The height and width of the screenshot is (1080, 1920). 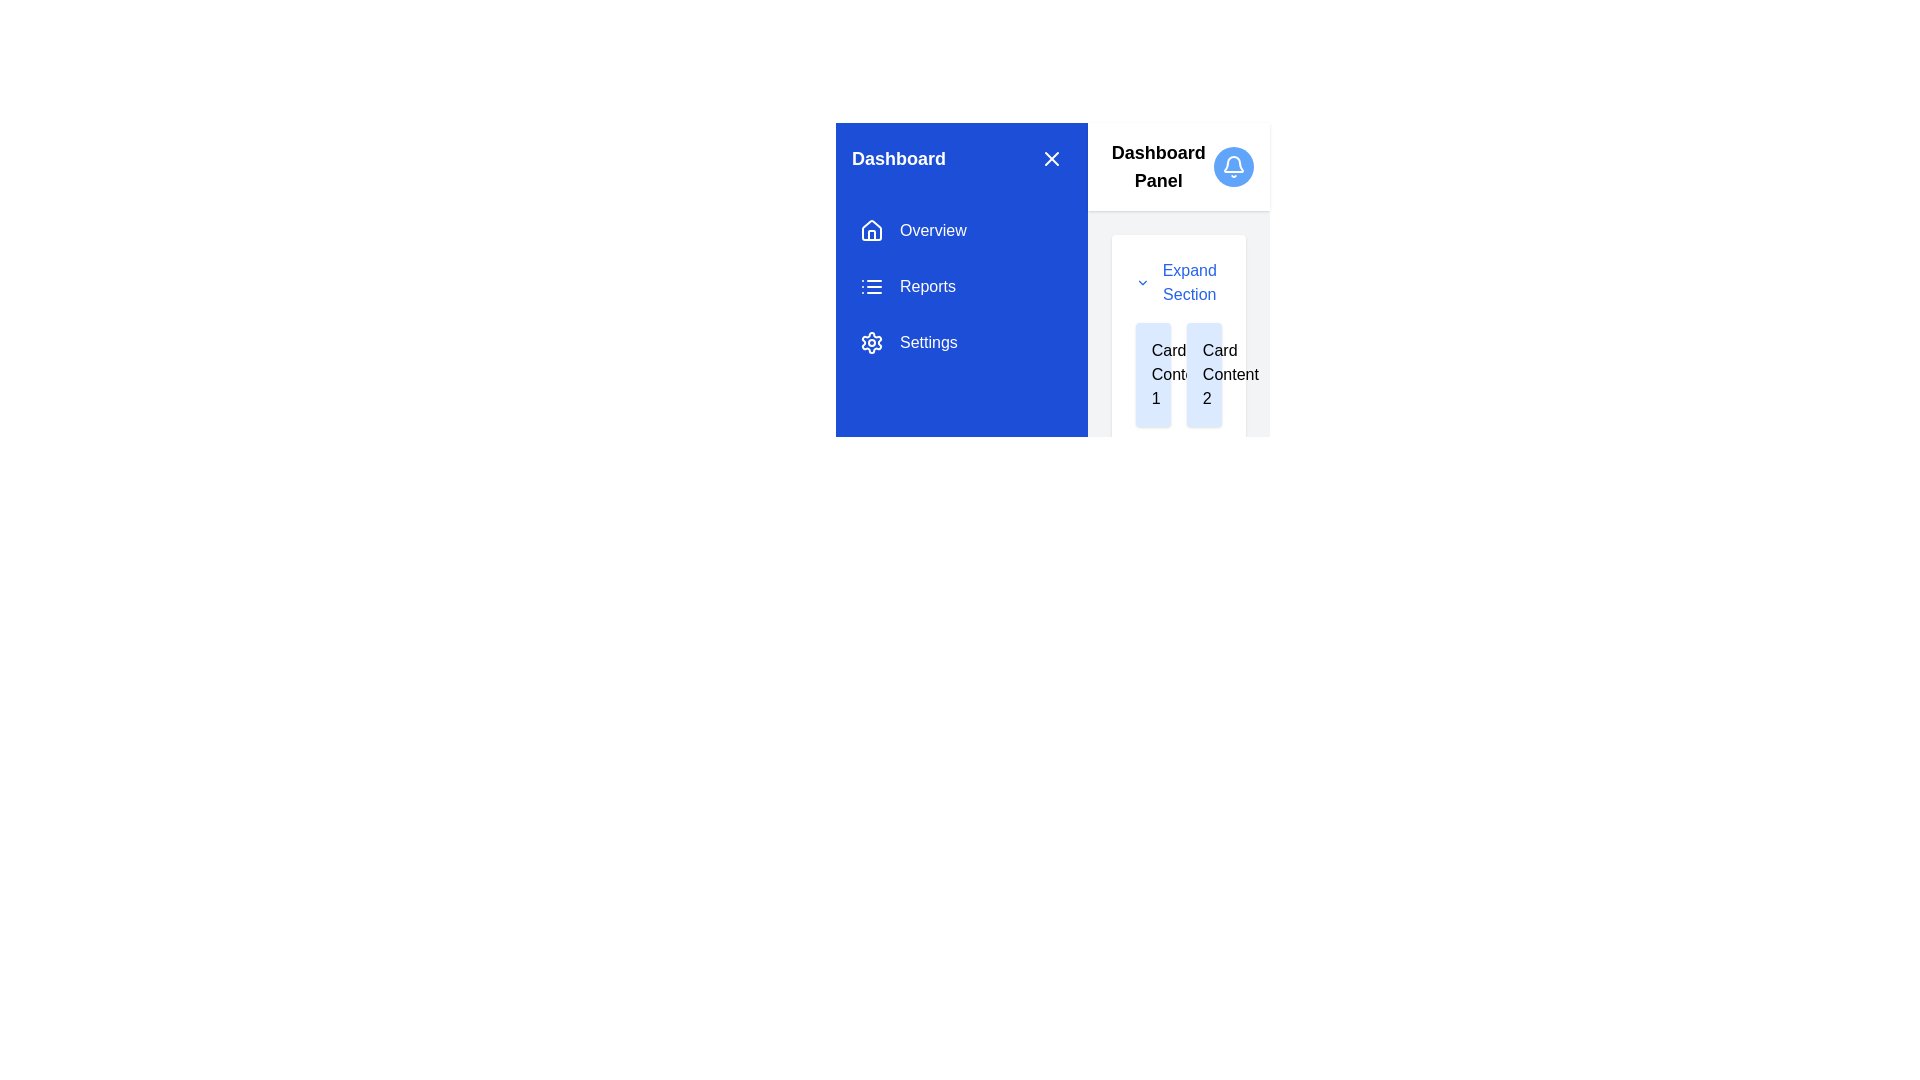 I want to click on the 'Reports' button located in the sidebar menu, which is the second button below 'Overview' and above 'Settings', so click(x=961, y=286).